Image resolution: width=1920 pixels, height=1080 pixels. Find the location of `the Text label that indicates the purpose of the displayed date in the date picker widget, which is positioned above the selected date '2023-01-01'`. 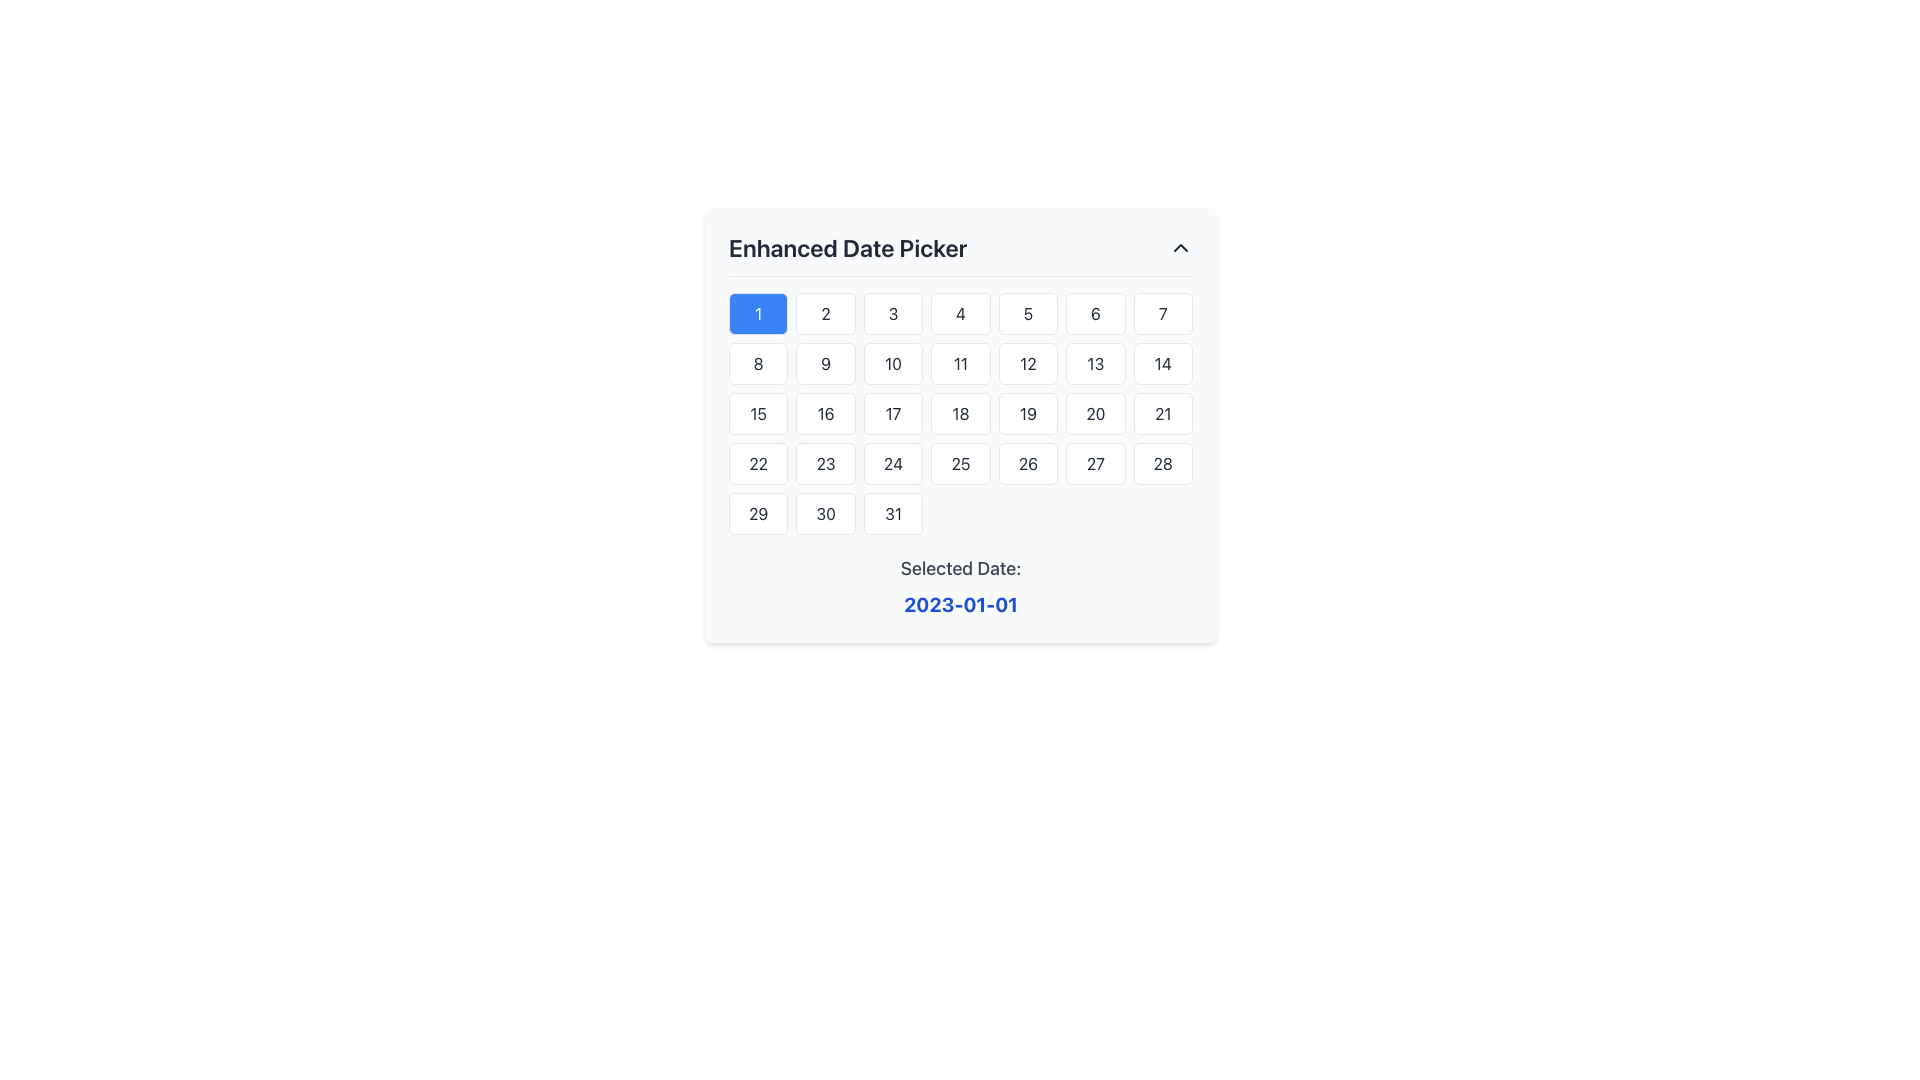

the Text label that indicates the purpose of the displayed date in the date picker widget, which is positioned above the selected date '2023-01-01' is located at coordinates (960, 569).